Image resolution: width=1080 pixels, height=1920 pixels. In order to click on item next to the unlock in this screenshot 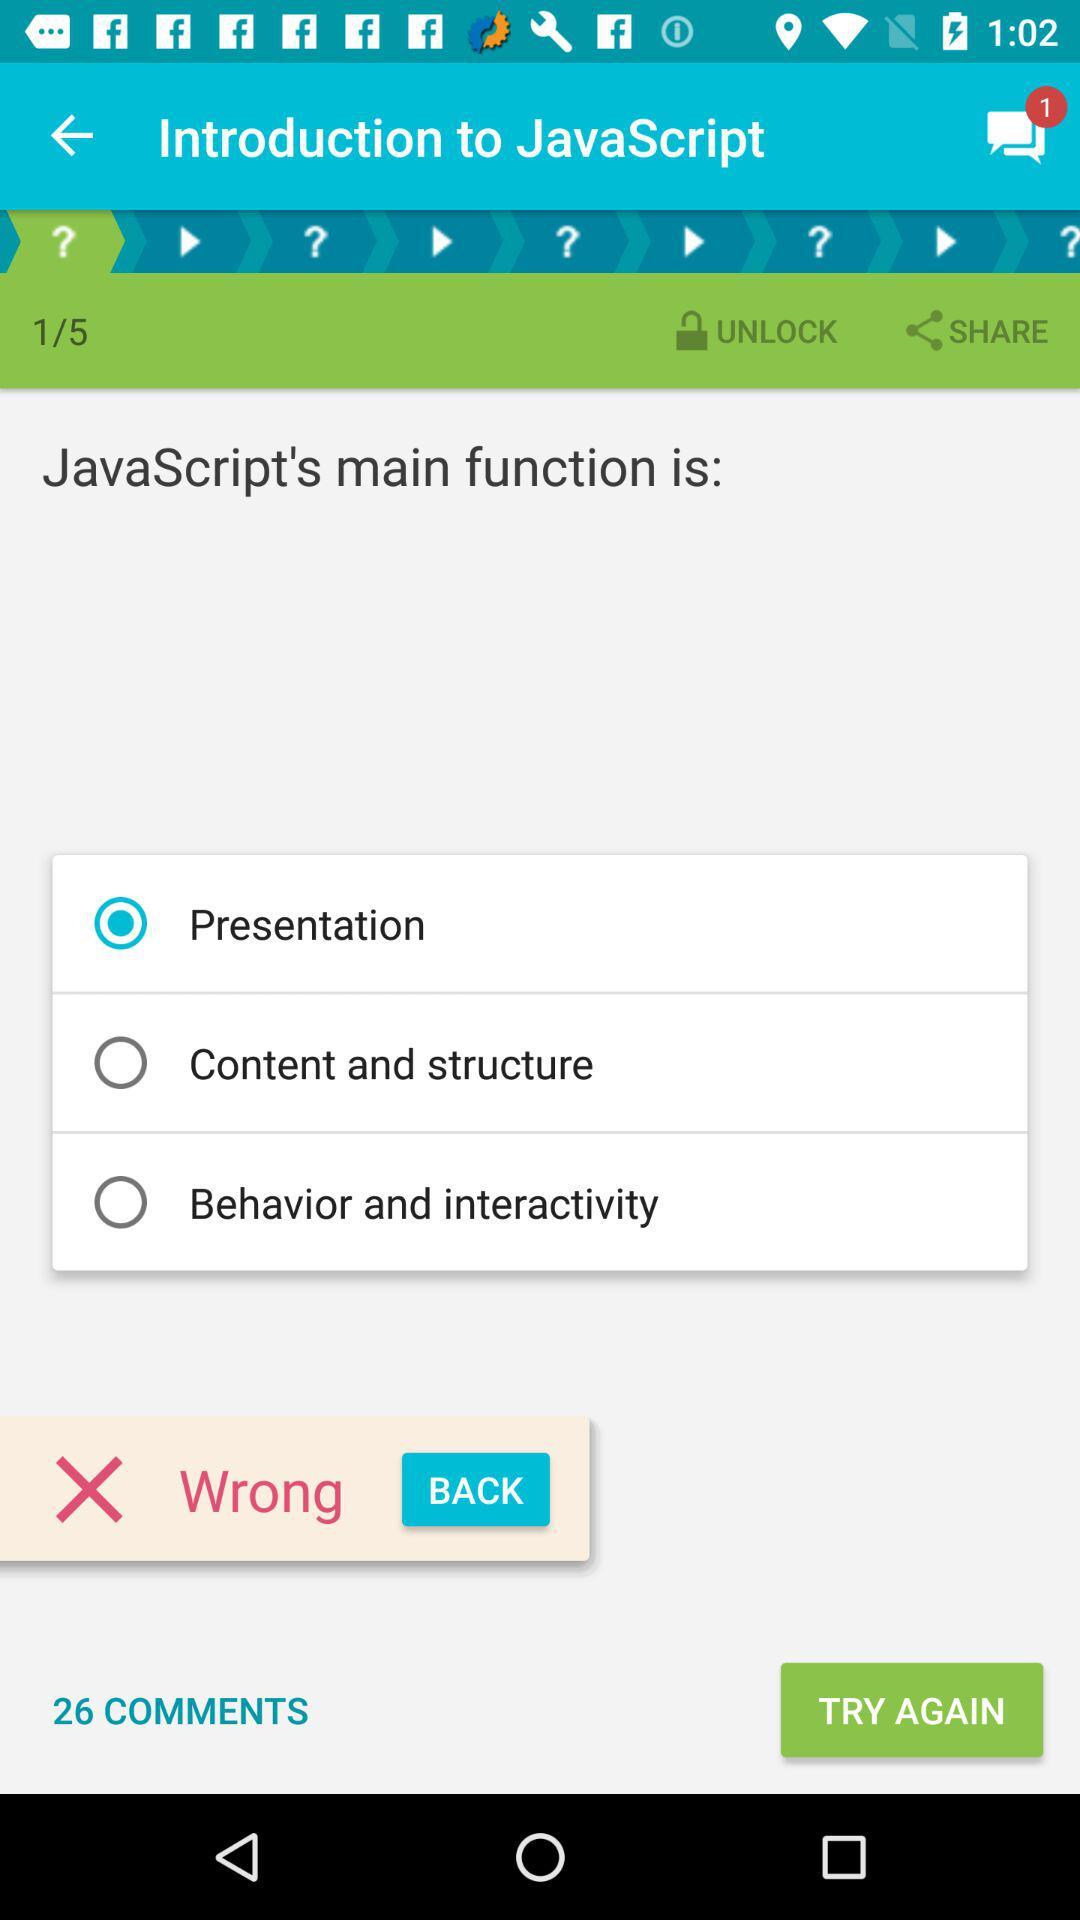, I will do `click(973, 330)`.